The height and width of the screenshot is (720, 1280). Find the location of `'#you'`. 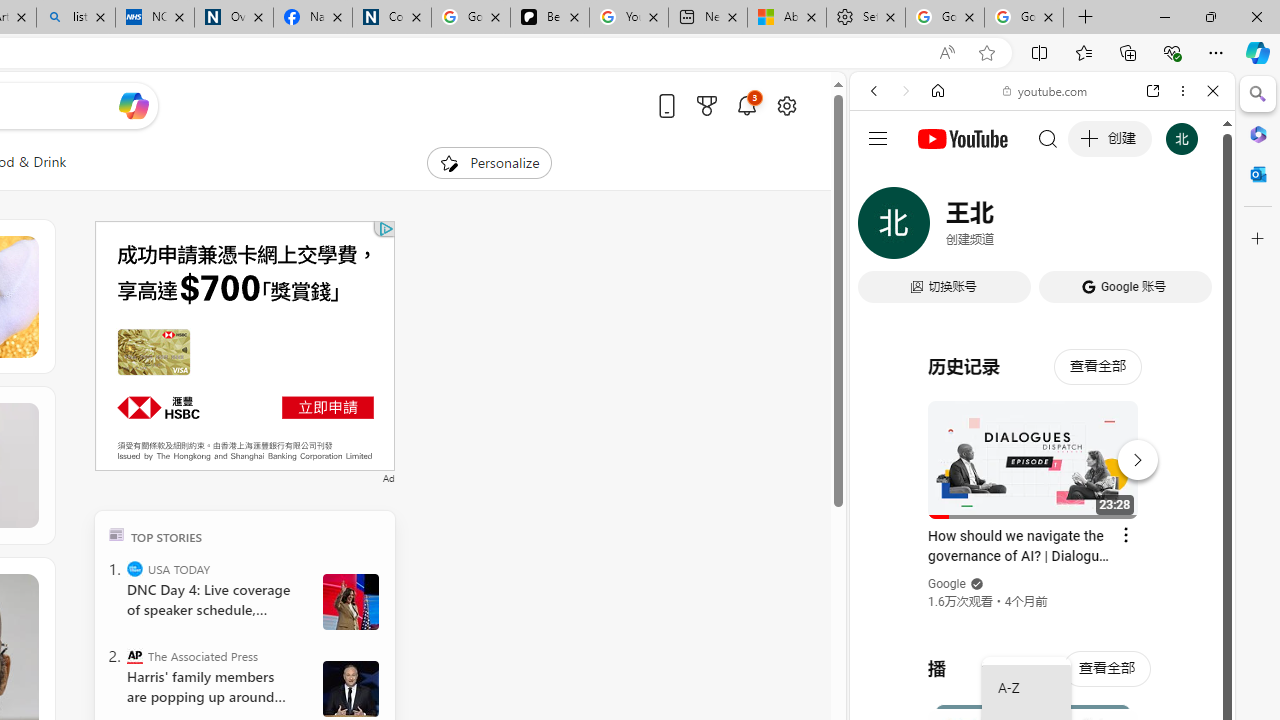

'#you' is located at coordinates (1041, 445).